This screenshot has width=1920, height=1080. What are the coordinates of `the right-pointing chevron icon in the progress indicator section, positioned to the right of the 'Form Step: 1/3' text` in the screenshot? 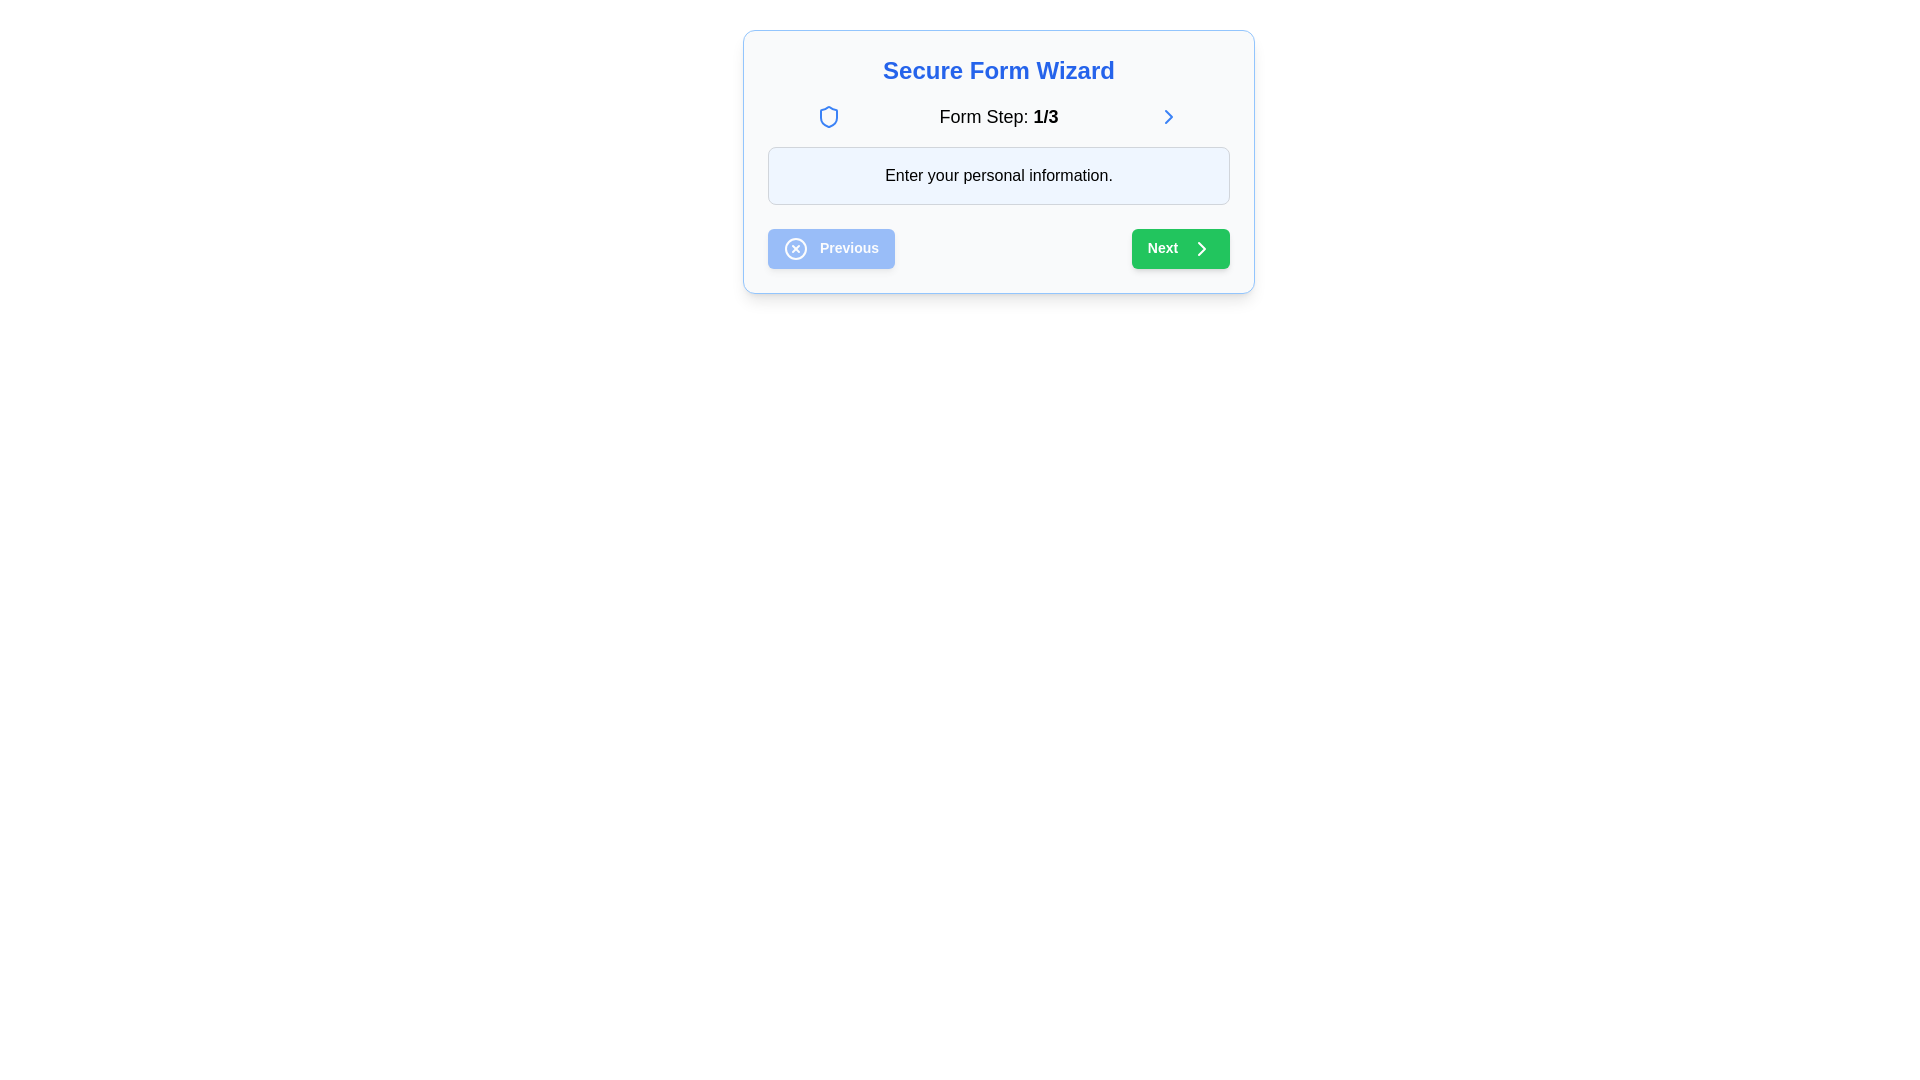 It's located at (1168, 116).